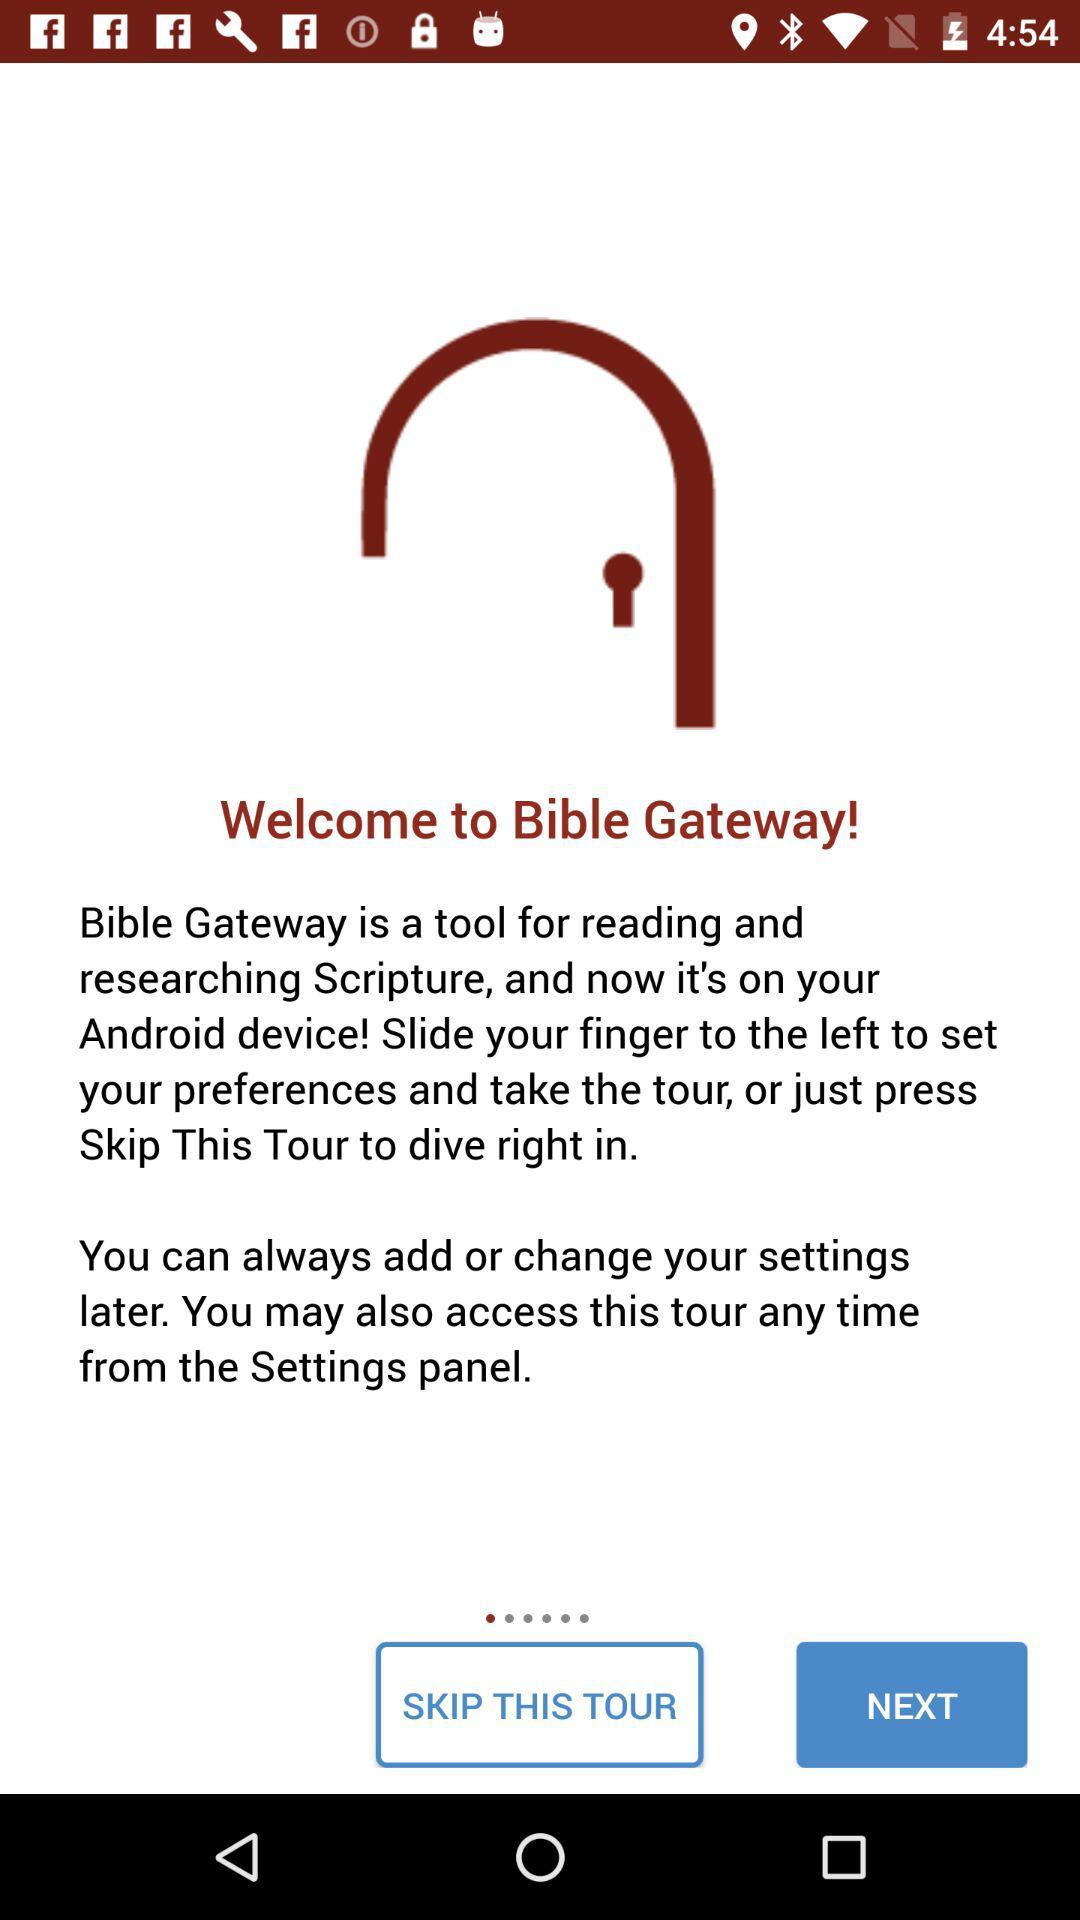 The height and width of the screenshot is (1920, 1080). Describe the element at coordinates (911, 1703) in the screenshot. I see `the item next to skip this tour icon` at that location.